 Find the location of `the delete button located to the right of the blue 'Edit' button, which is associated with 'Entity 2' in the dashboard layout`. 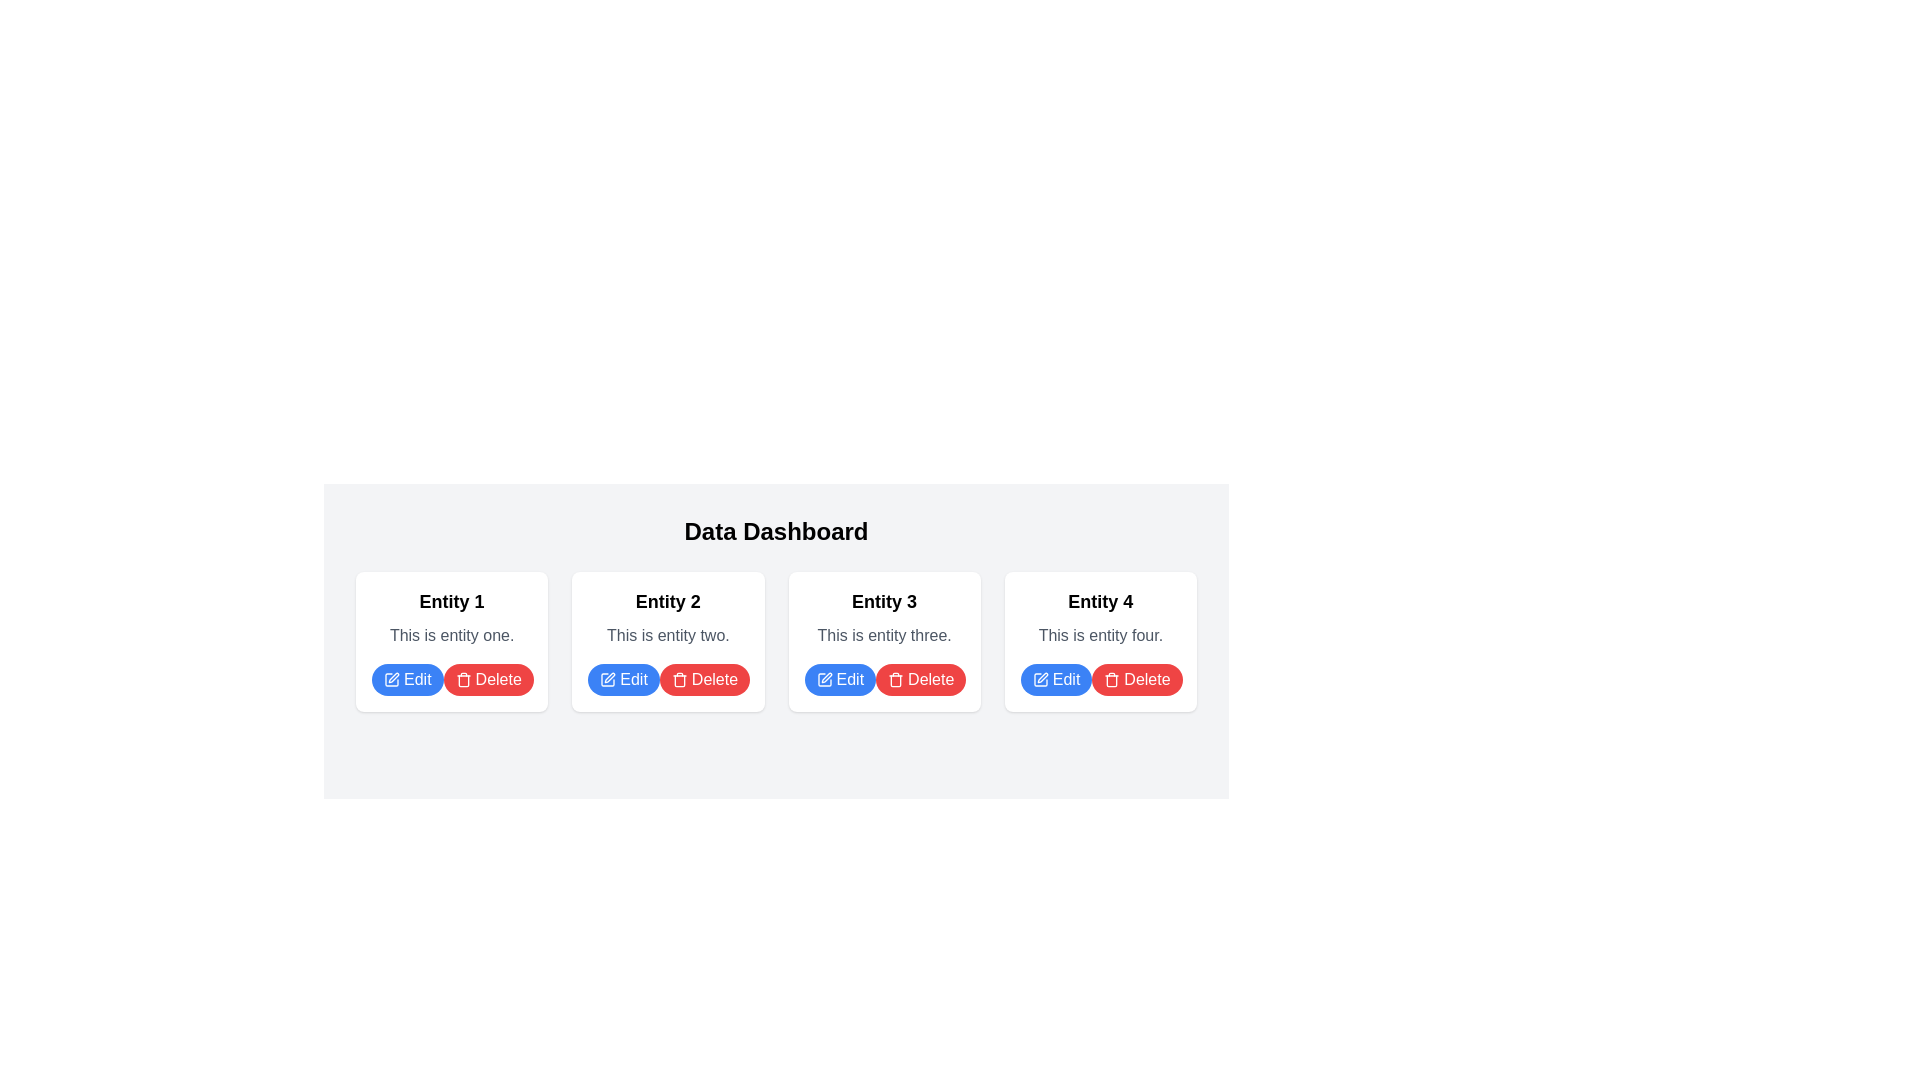

the delete button located to the right of the blue 'Edit' button, which is associated with 'Entity 2' in the dashboard layout is located at coordinates (705, 678).